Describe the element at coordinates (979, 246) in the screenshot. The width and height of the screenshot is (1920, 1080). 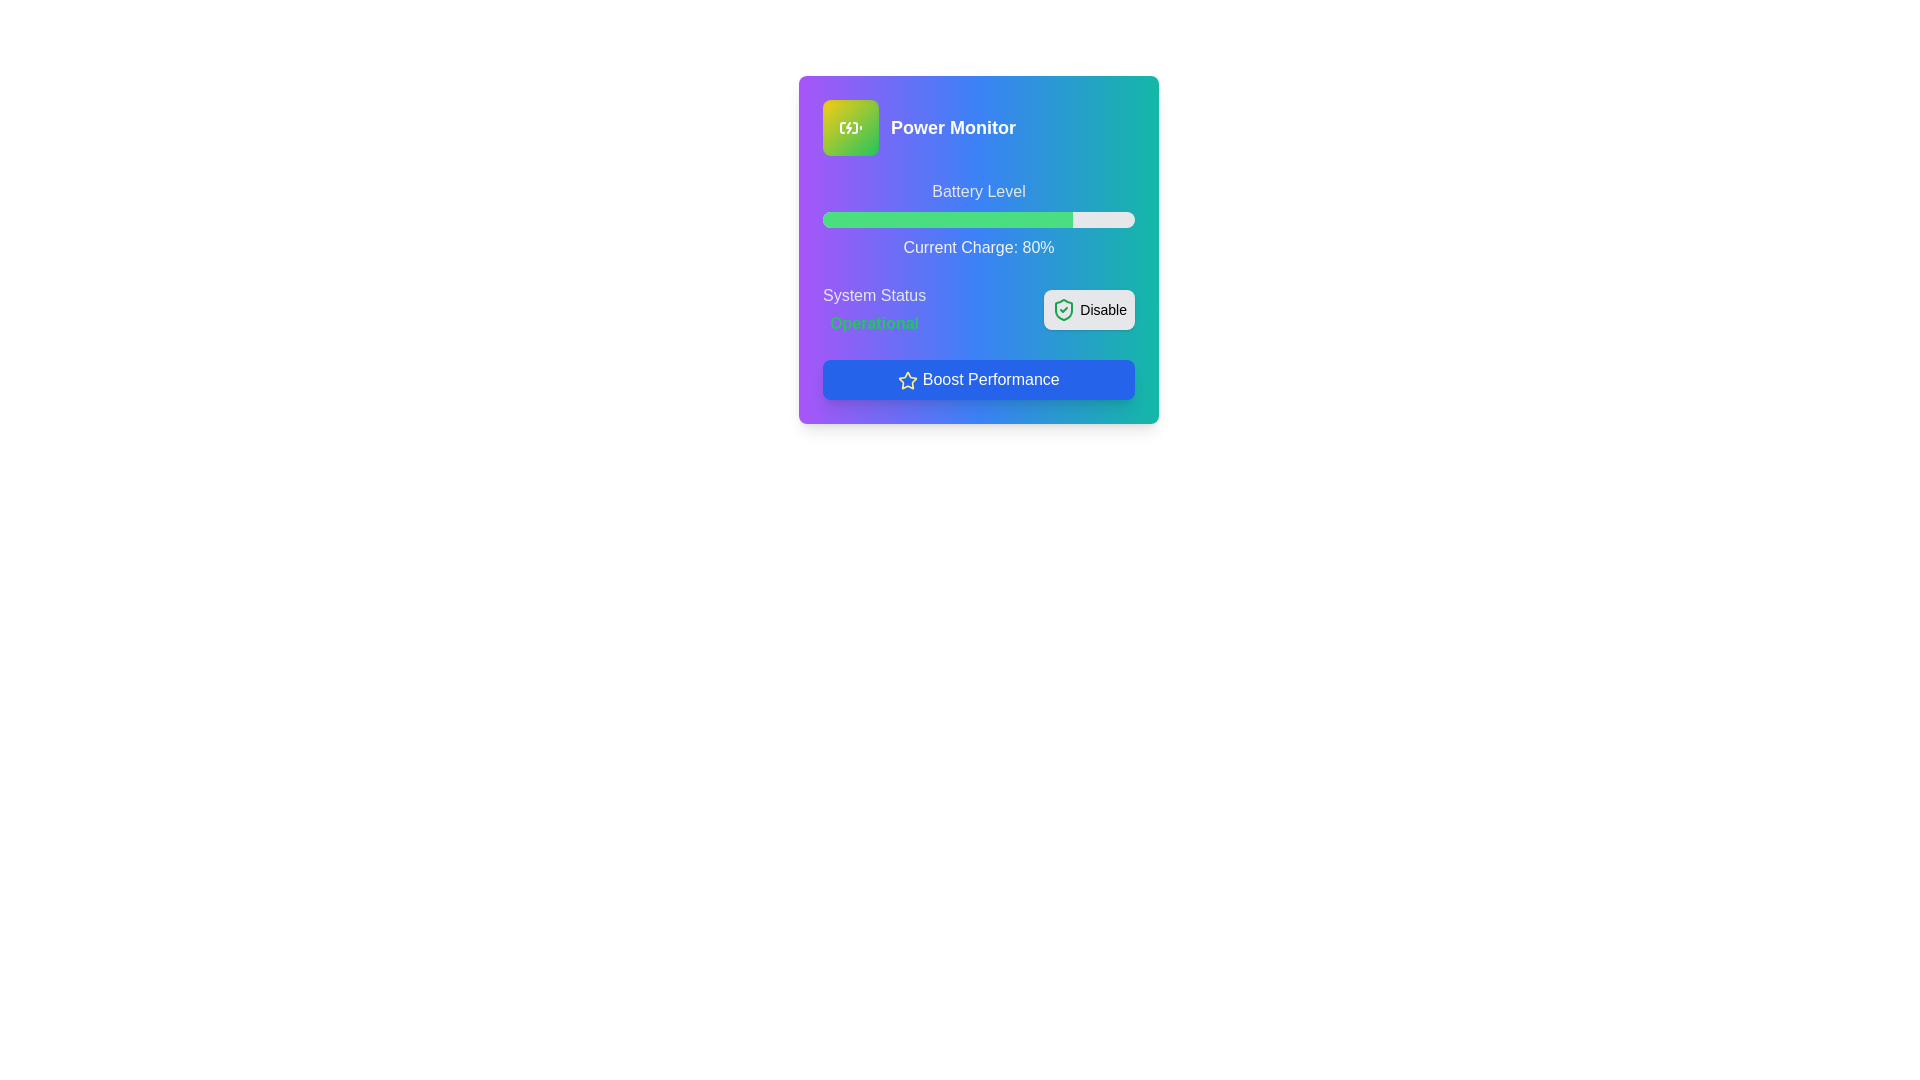
I see `the static text label that displays the current charge percentage, located in the middle of a card, under the battery level progress bar, and above the system status information` at that location.